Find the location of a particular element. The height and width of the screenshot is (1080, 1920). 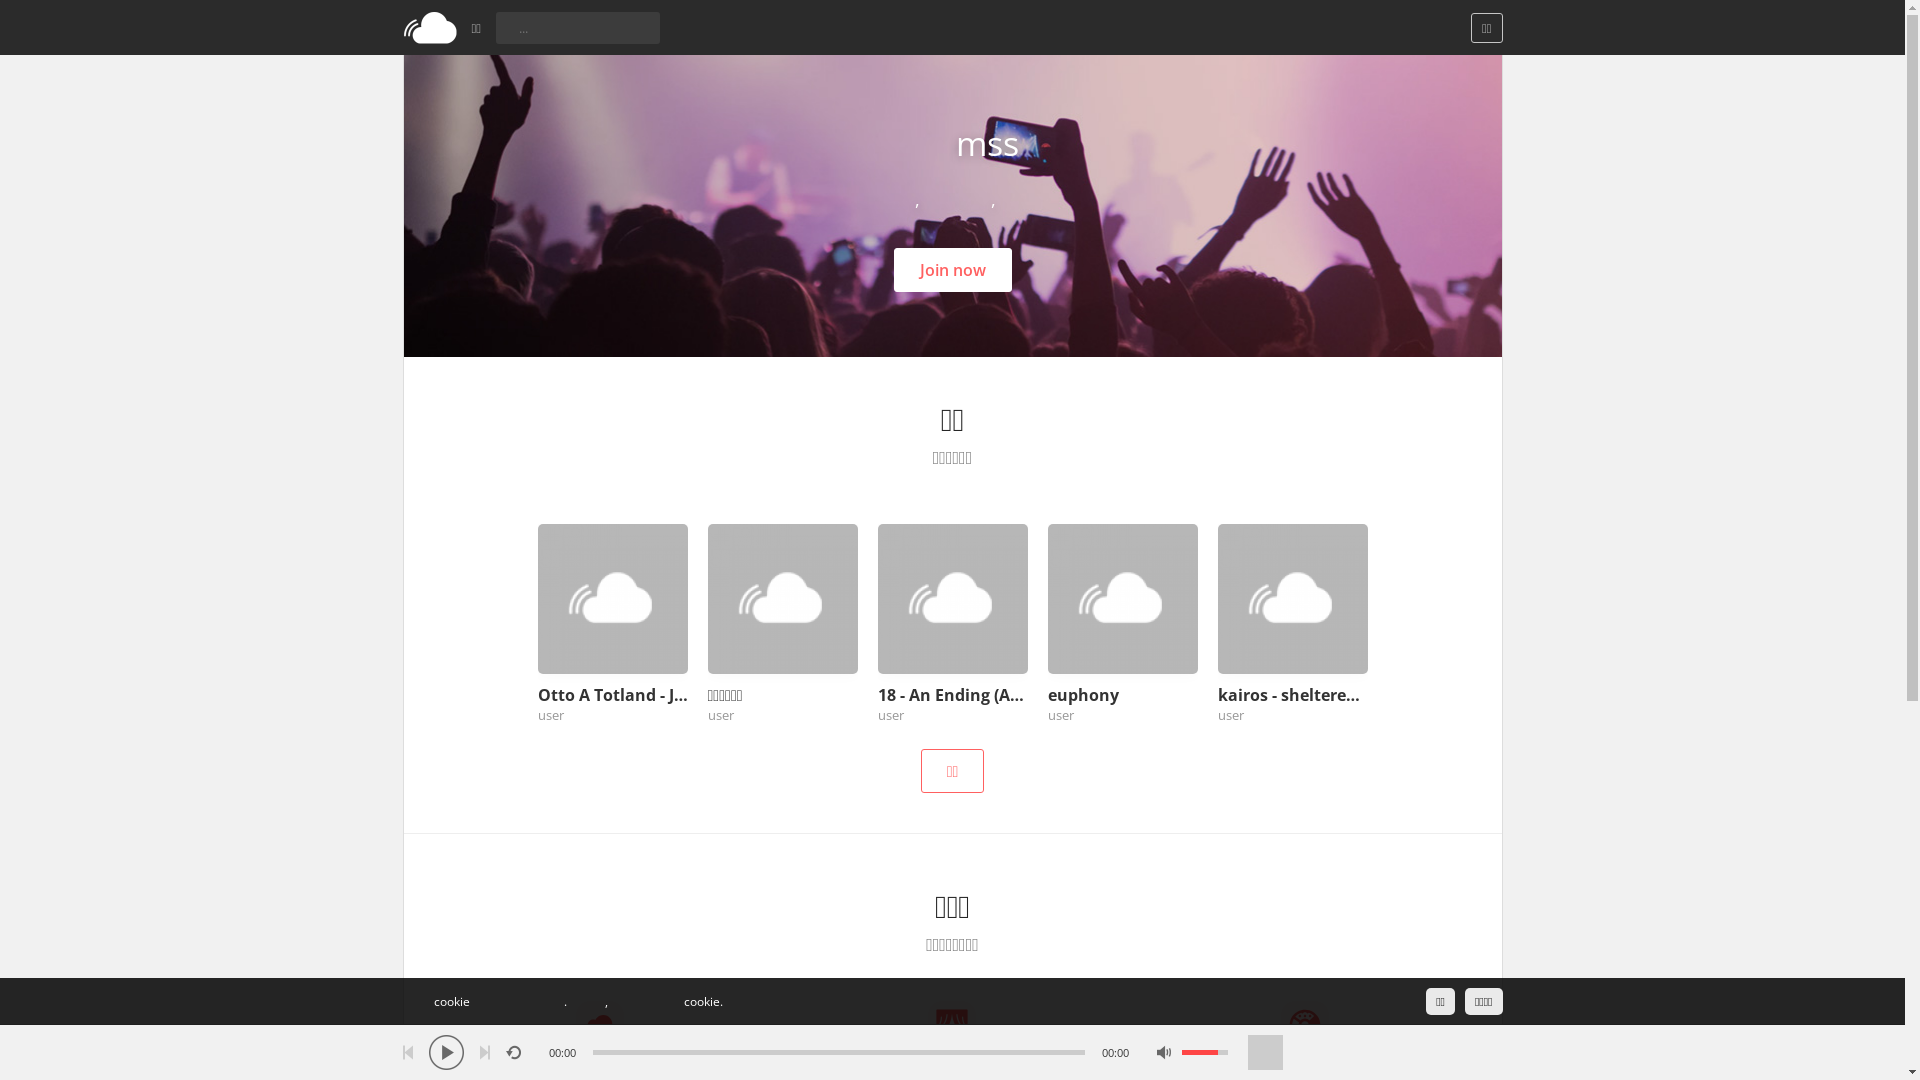

'kairos - sheltered love' is located at coordinates (1217, 693).